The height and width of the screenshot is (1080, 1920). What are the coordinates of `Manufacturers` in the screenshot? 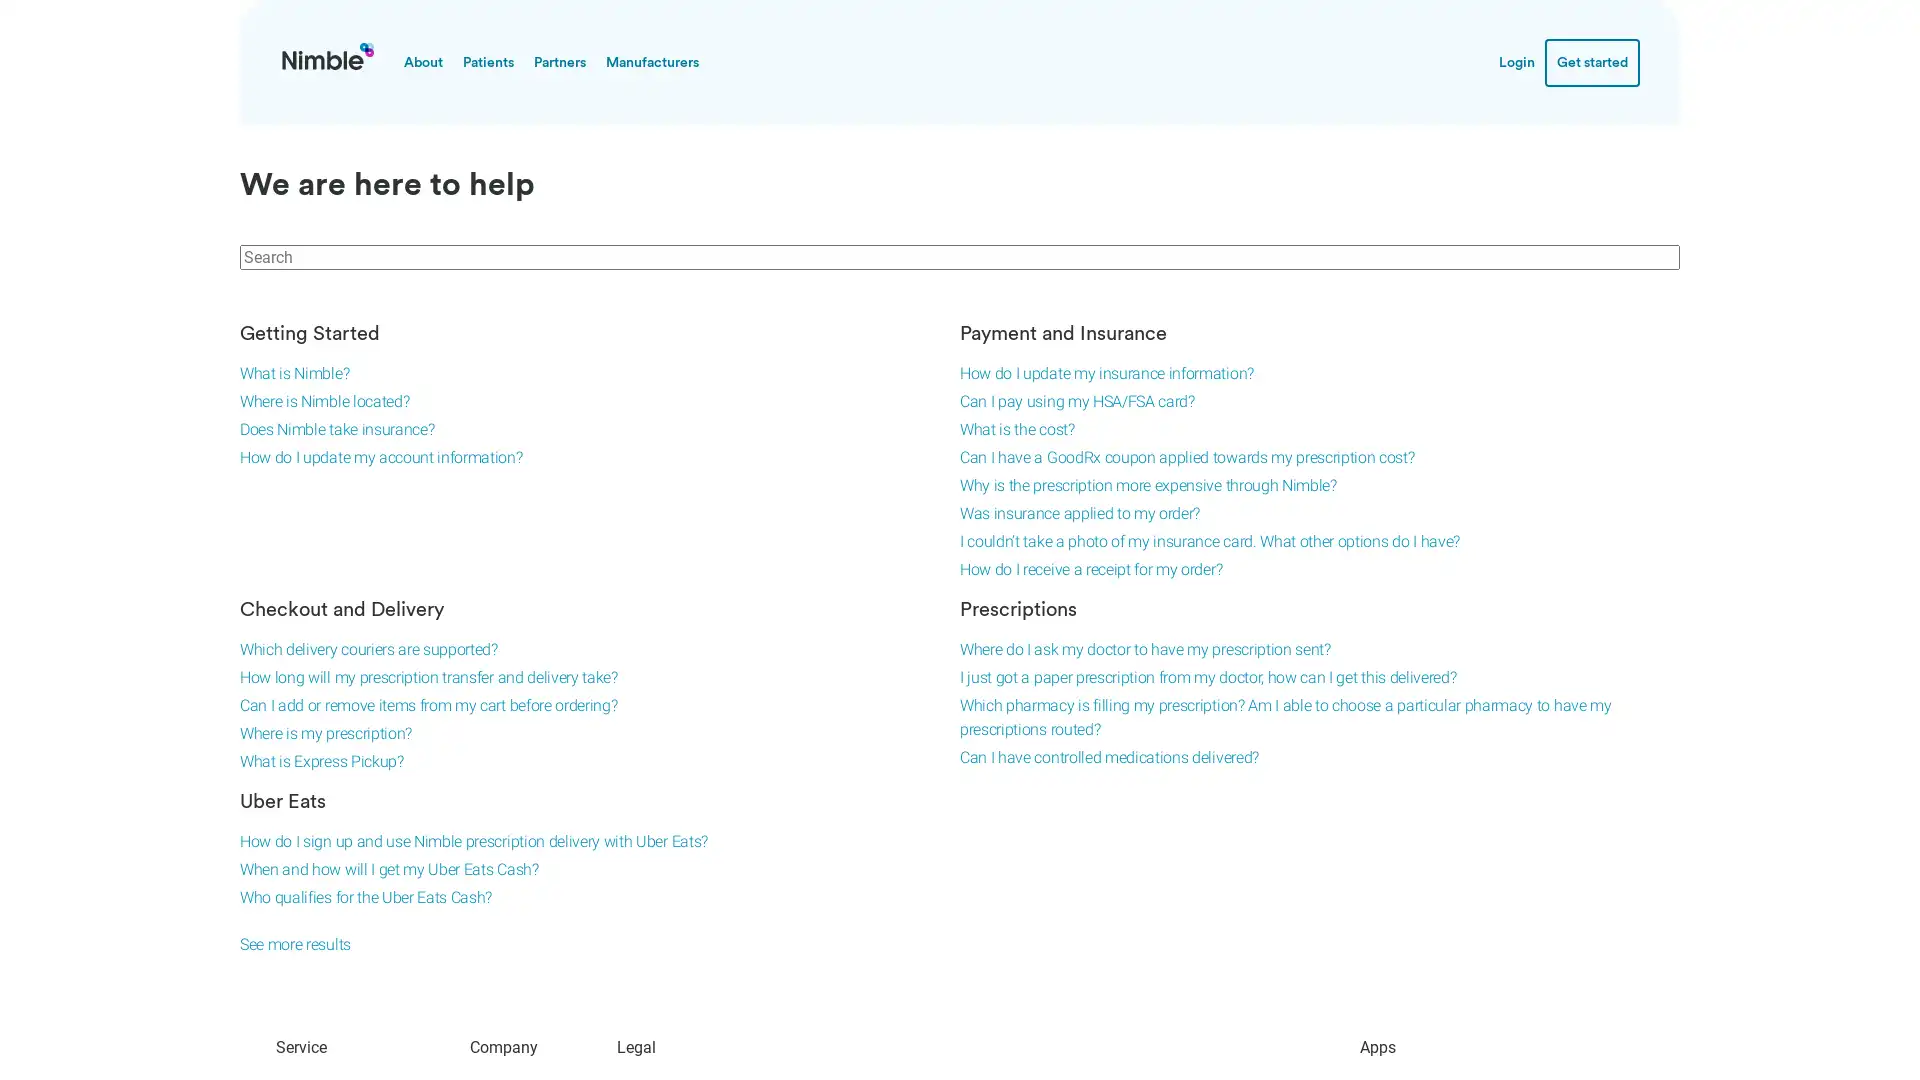 It's located at (652, 60).